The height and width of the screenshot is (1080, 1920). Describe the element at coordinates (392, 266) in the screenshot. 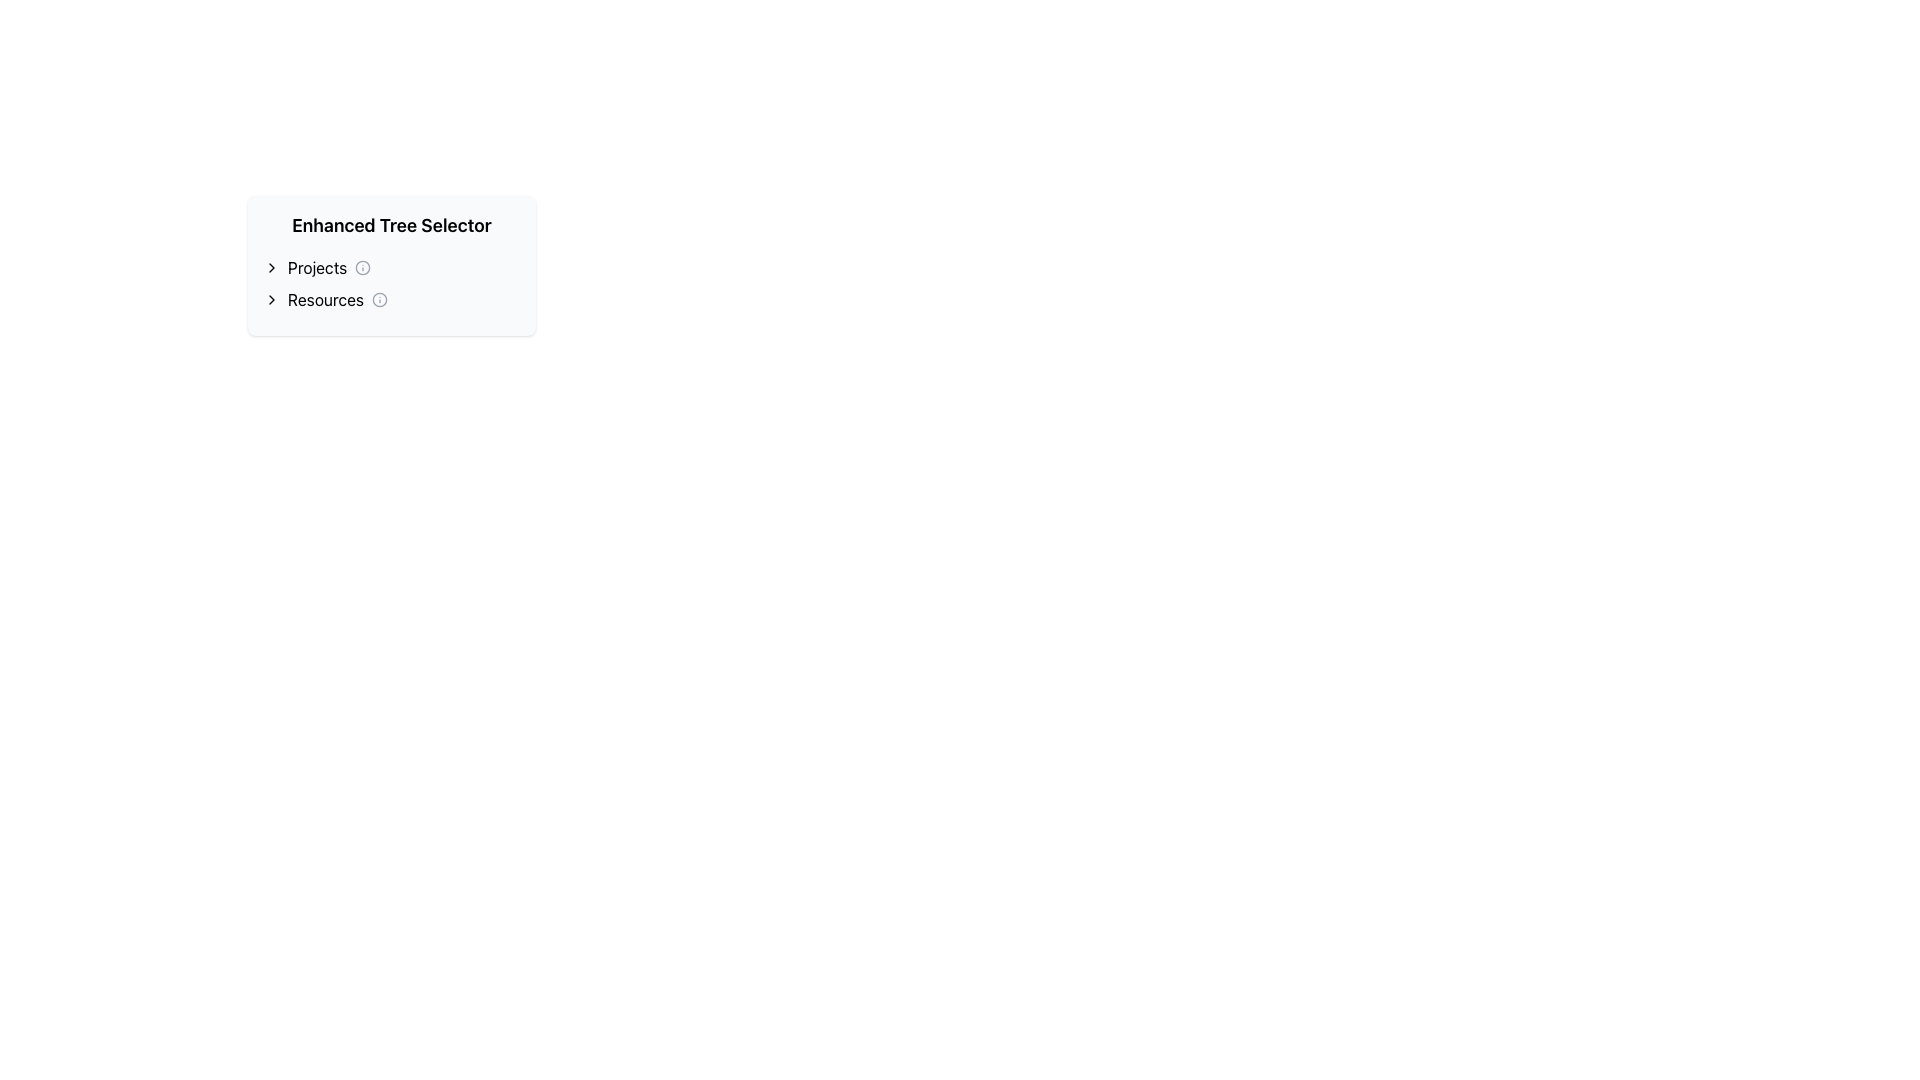

I see `the first selectable item in the 'Enhanced Tree Selector'` at that location.